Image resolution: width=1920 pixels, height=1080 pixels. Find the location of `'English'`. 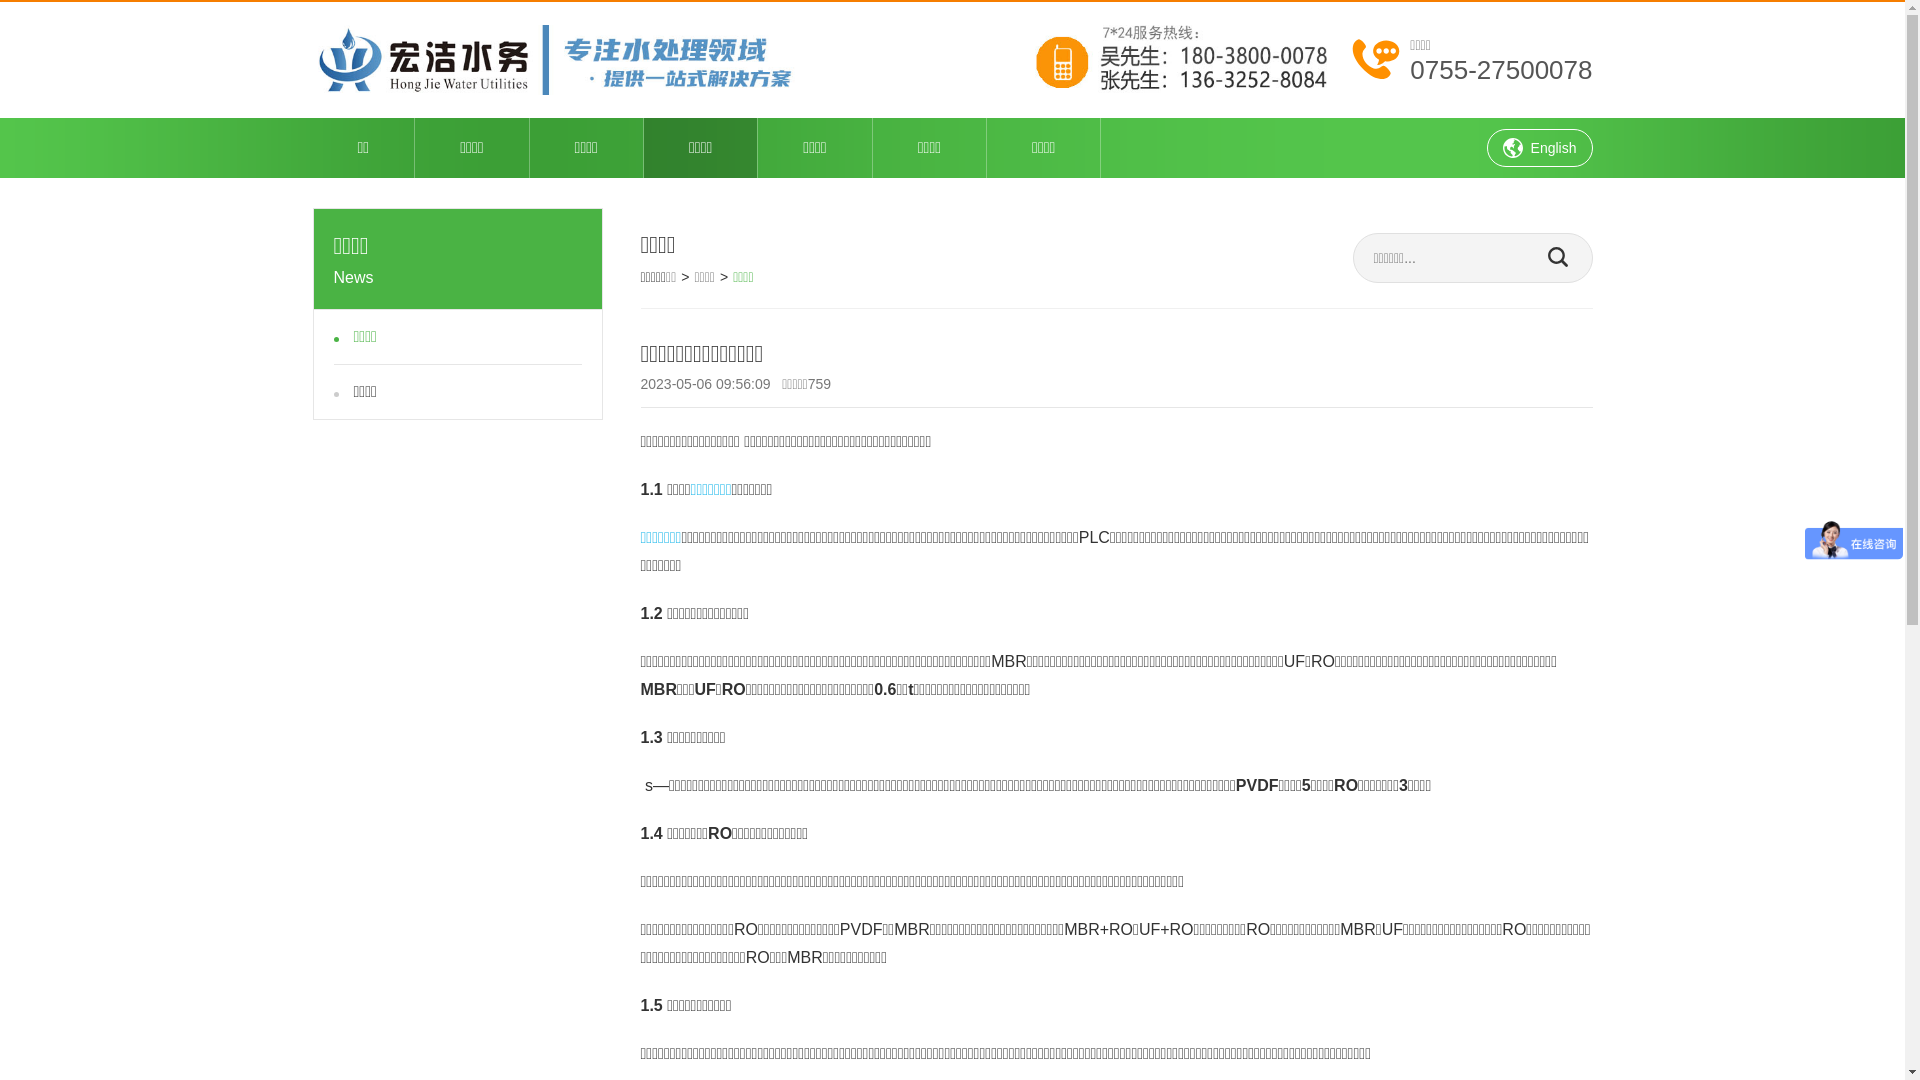

'English' is located at coordinates (1487, 146).